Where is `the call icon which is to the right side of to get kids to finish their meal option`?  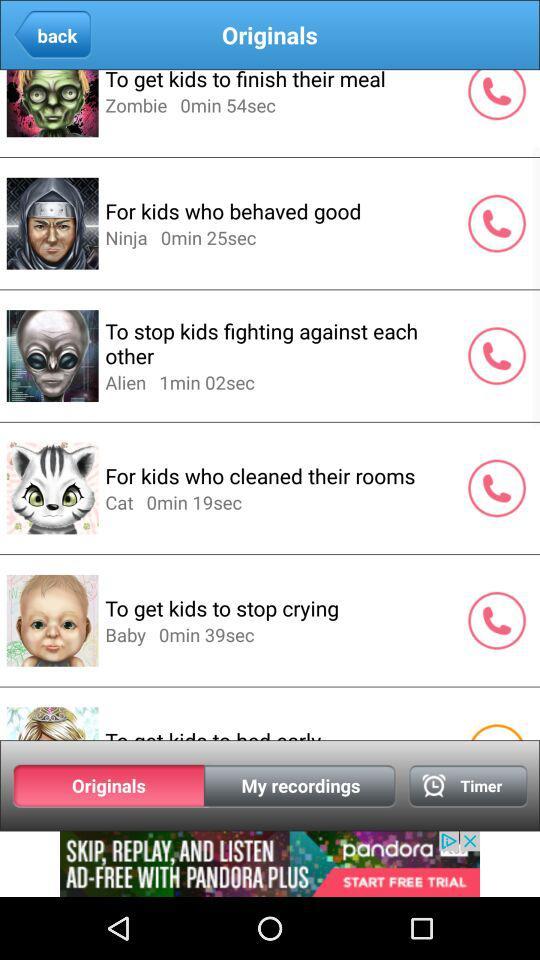
the call icon which is to the right side of to get kids to finish their meal option is located at coordinates (496, 98).